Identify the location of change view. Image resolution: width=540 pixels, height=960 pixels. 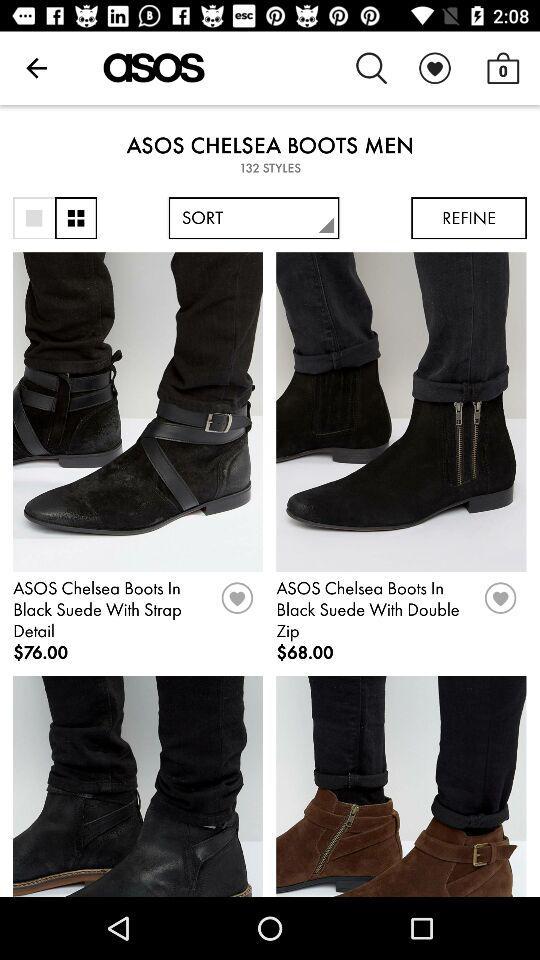
(75, 218).